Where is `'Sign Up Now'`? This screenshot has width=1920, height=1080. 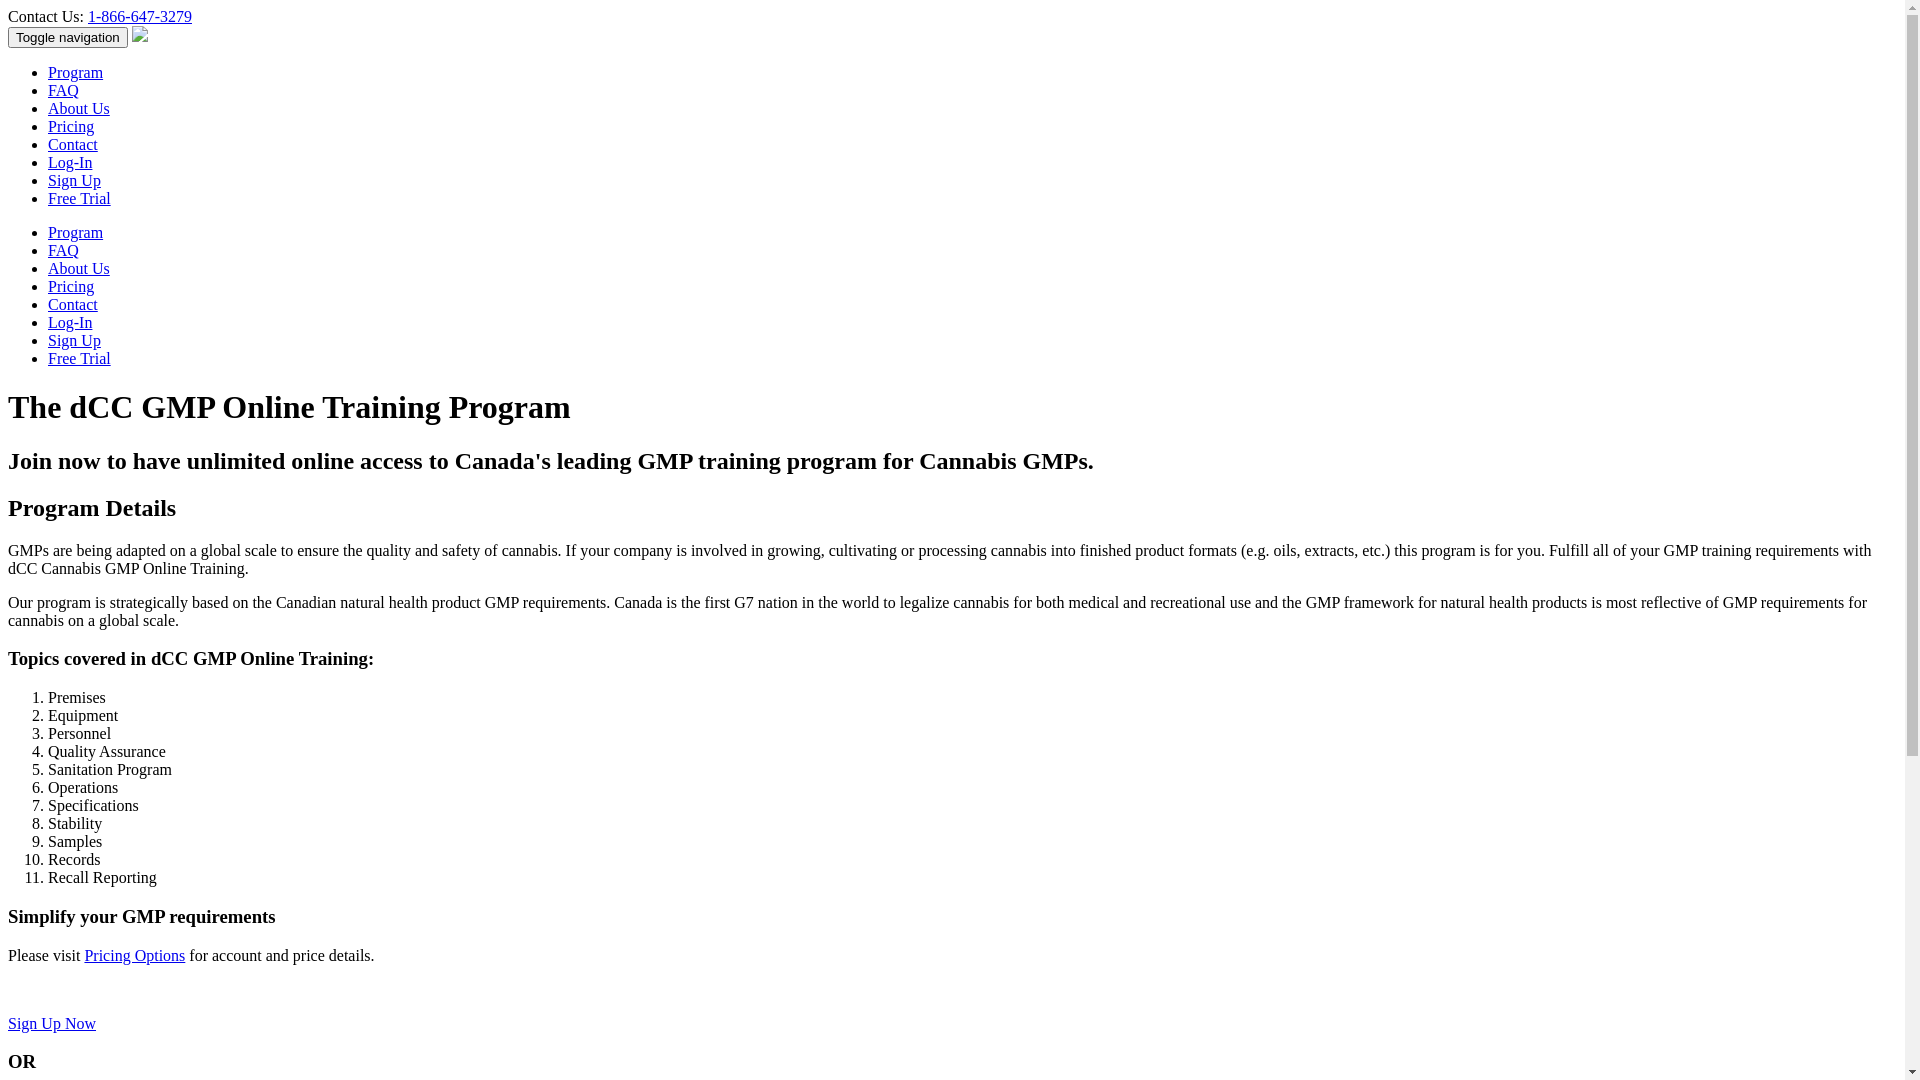 'Sign Up Now' is located at coordinates (8, 1023).